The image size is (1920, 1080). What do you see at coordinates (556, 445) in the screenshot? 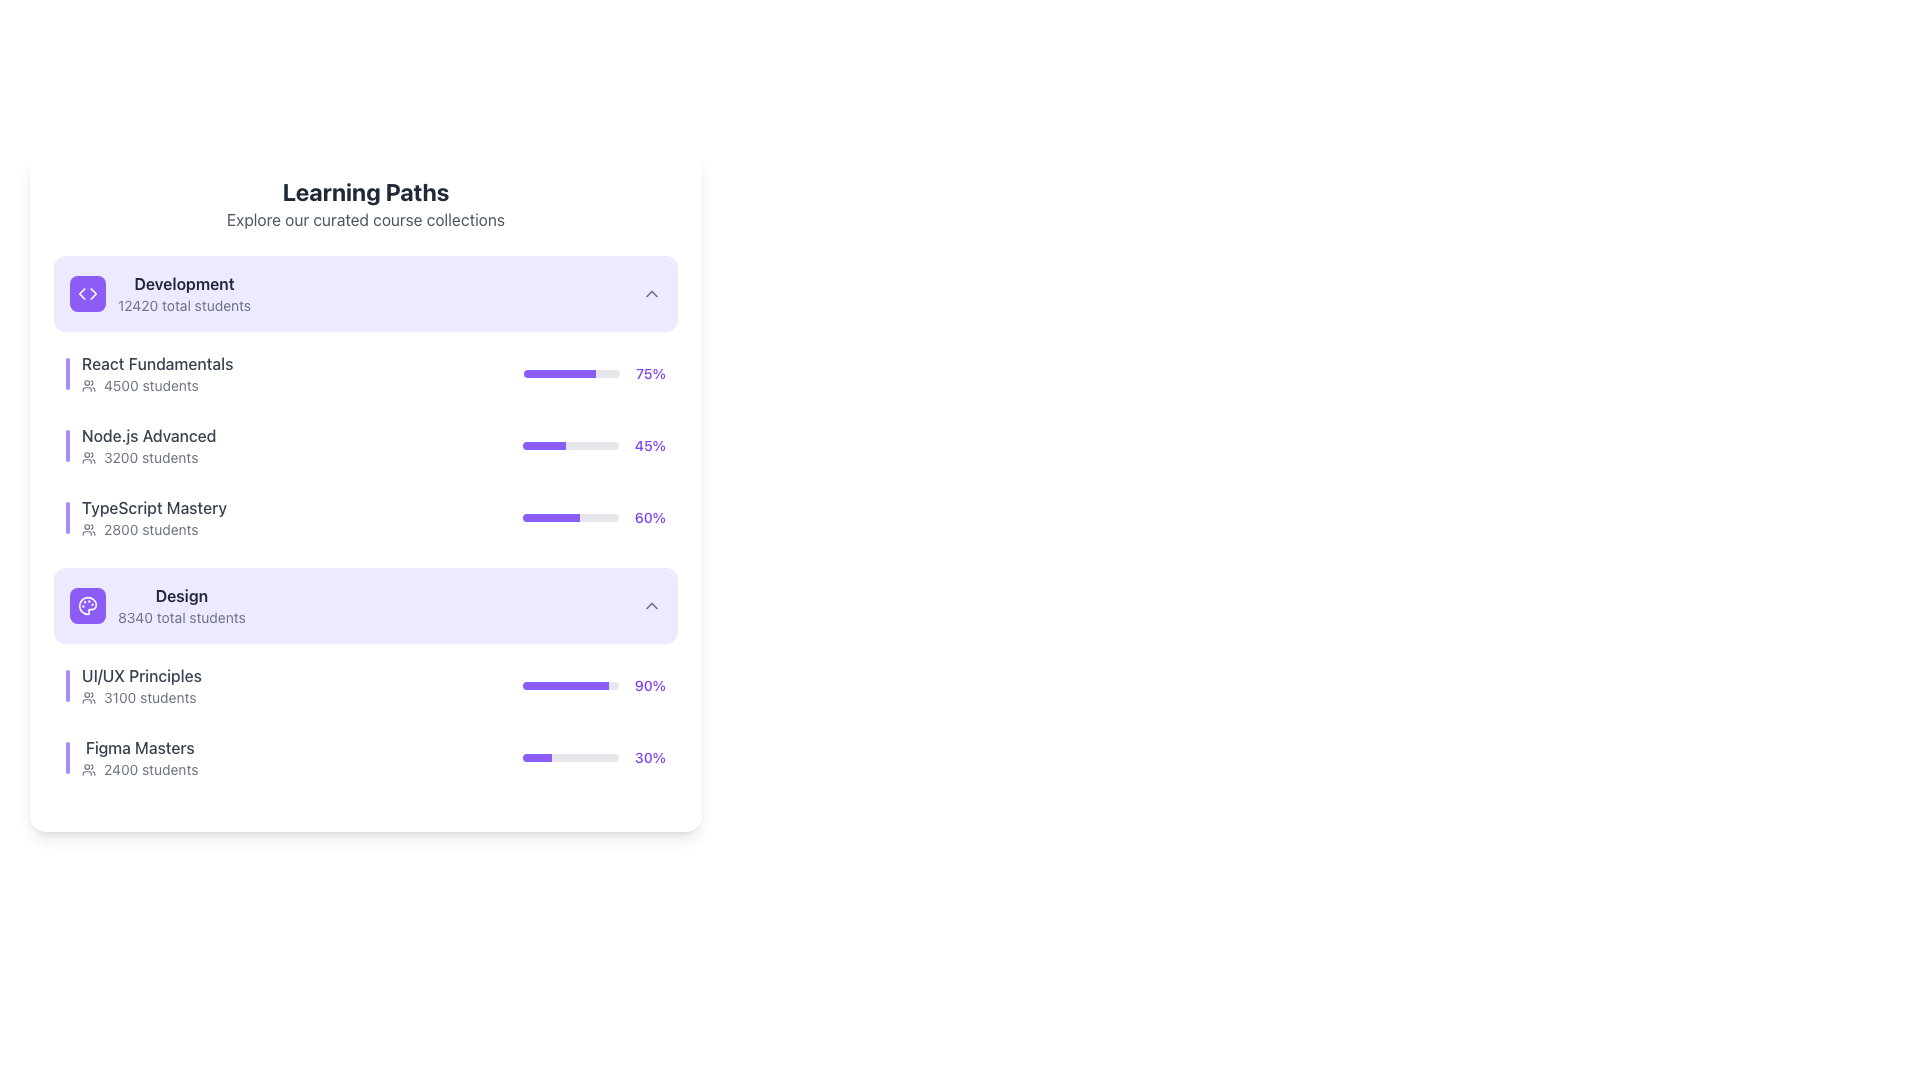
I see `progress` at bounding box center [556, 445].